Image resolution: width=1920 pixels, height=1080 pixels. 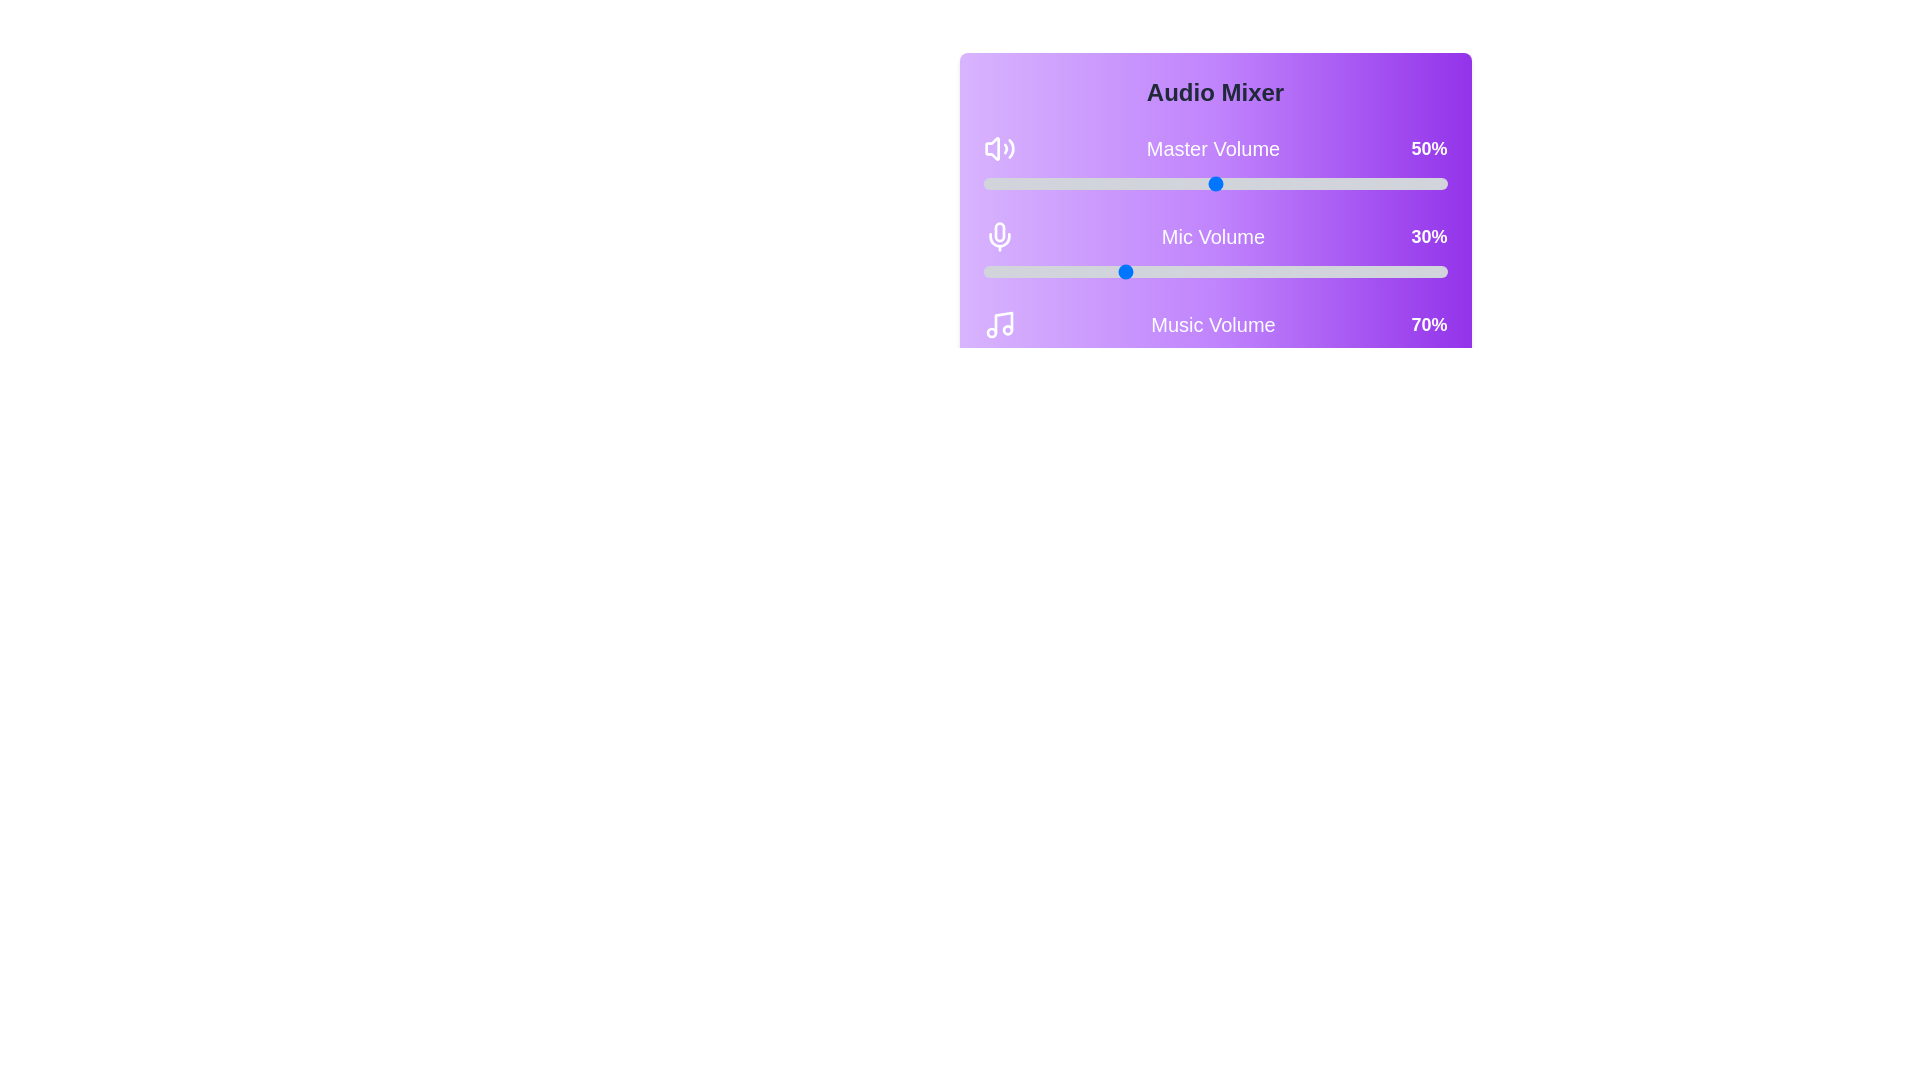 What do you see at coordinates (1350, 272) in the screenshot?
I see `the microphone volume level` at bounding box center [1350, 272].